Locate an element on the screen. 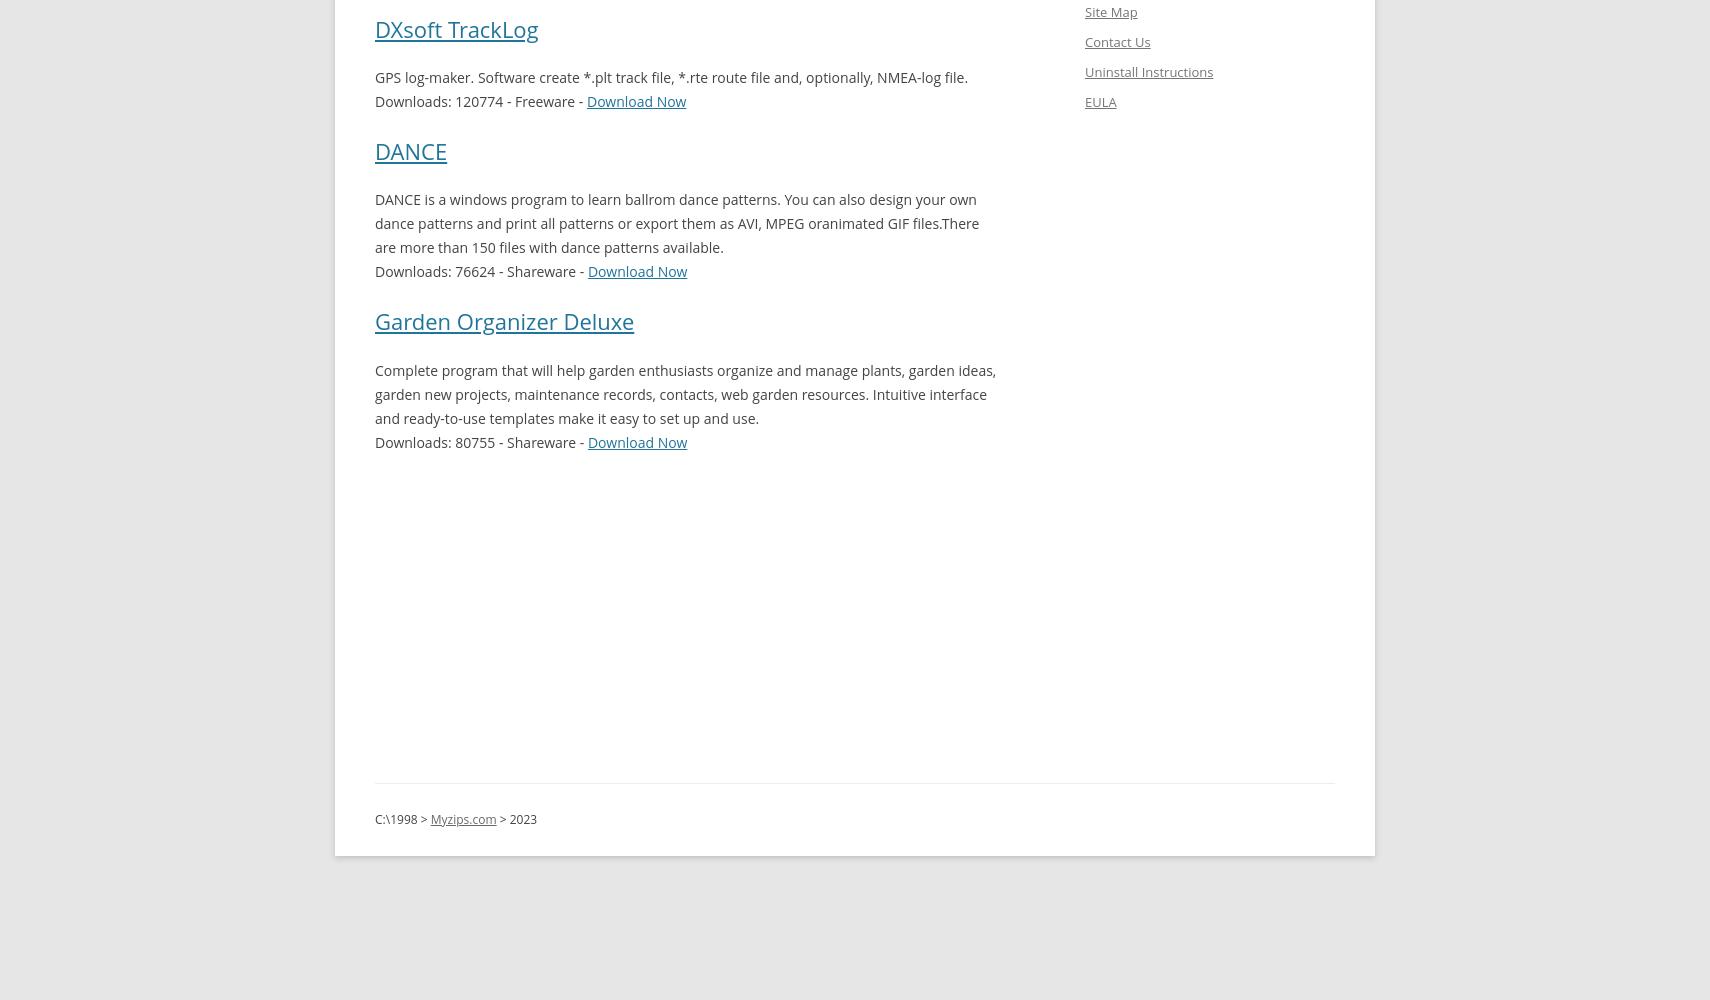  'DANCE is a windows program to learn ballrom dance patterns. You can also design your own dance patterns and print all patterns or export them as AVI, MPEG oranimated GIF files.There are more than 150 files with dance patterns available.' is located at coordinates (676, 222).